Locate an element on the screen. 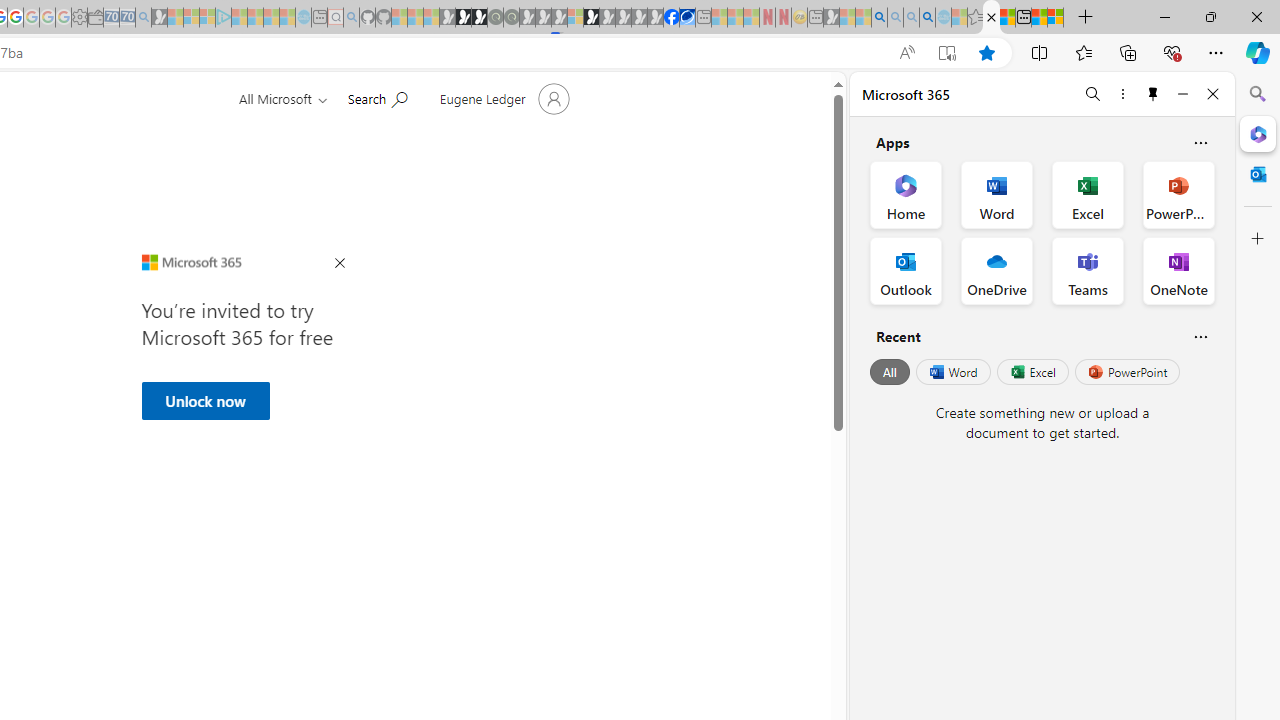 The image size is (1280, 720). 'Unpin side pane' is located at coordinates (1153, 93).